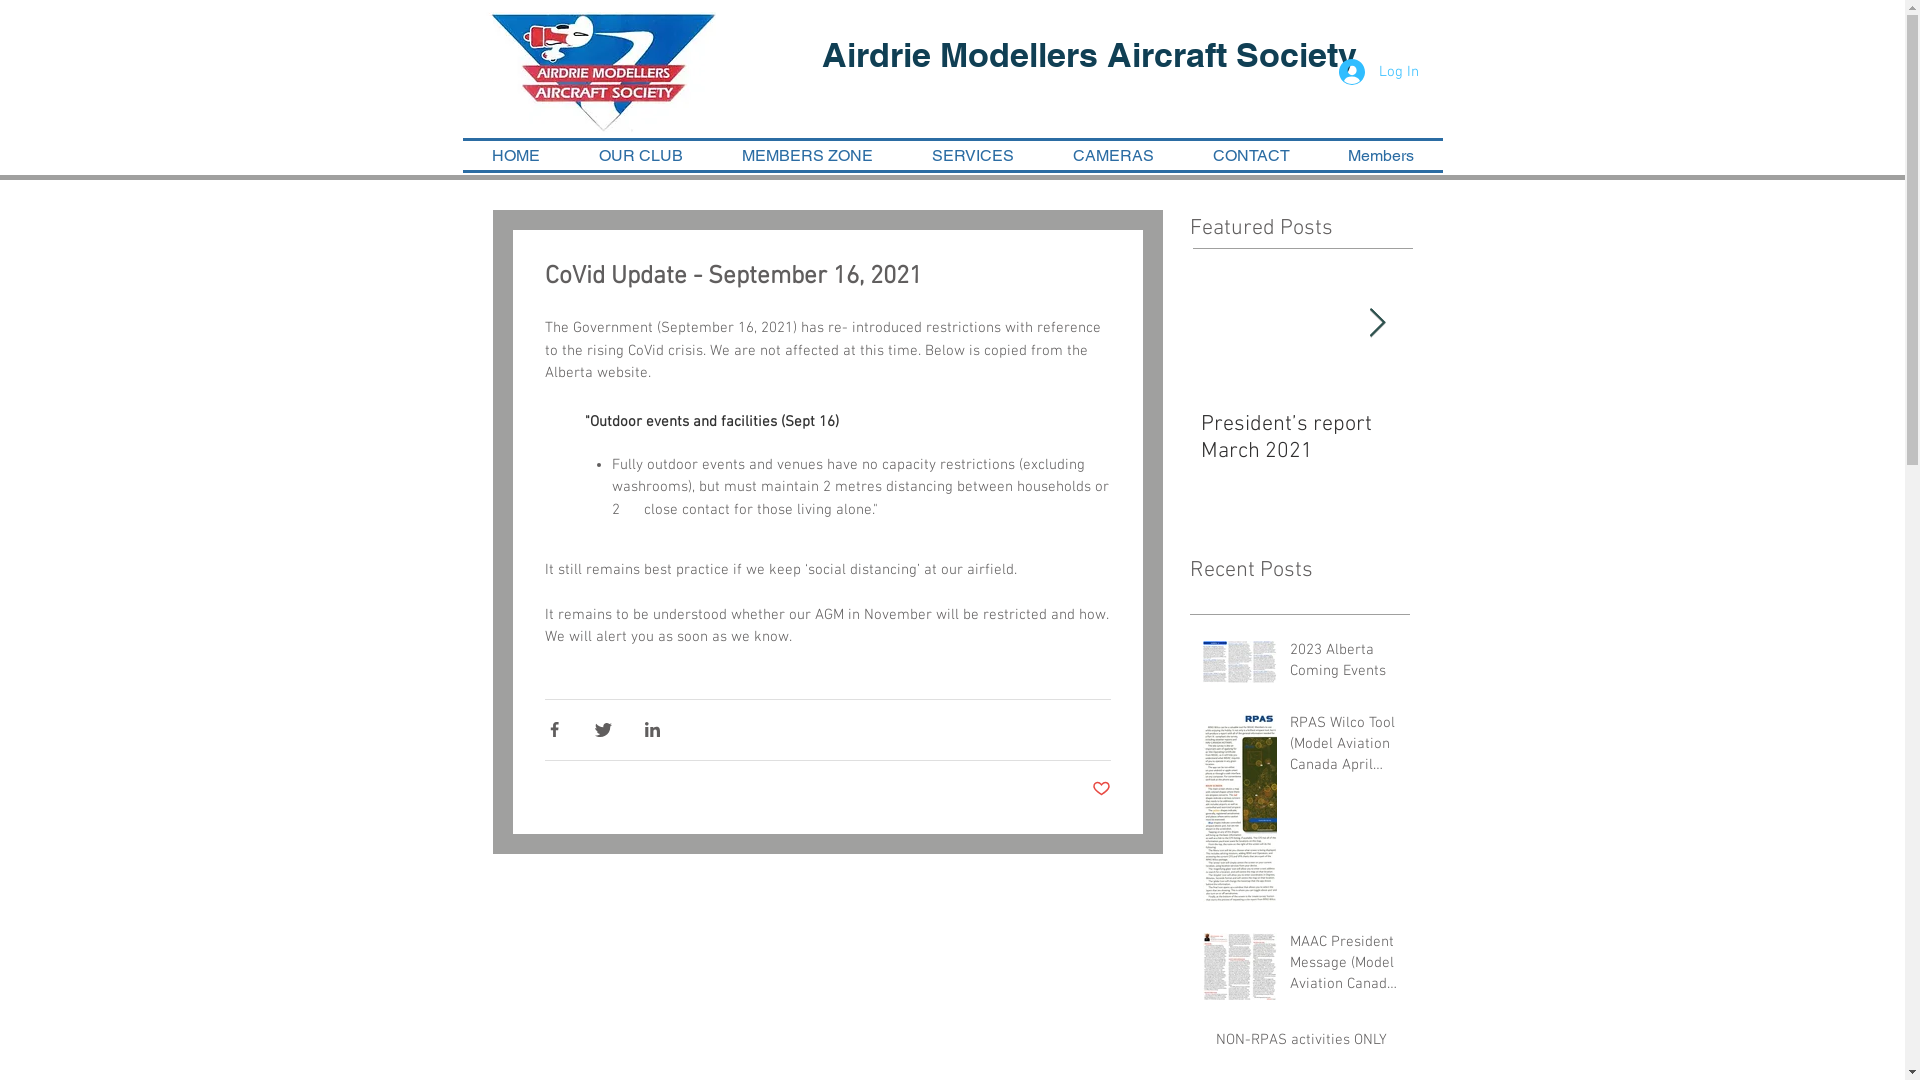 The image size is (1920, 1080). I want to click on 'OUR CLUB', so click(641, 154).